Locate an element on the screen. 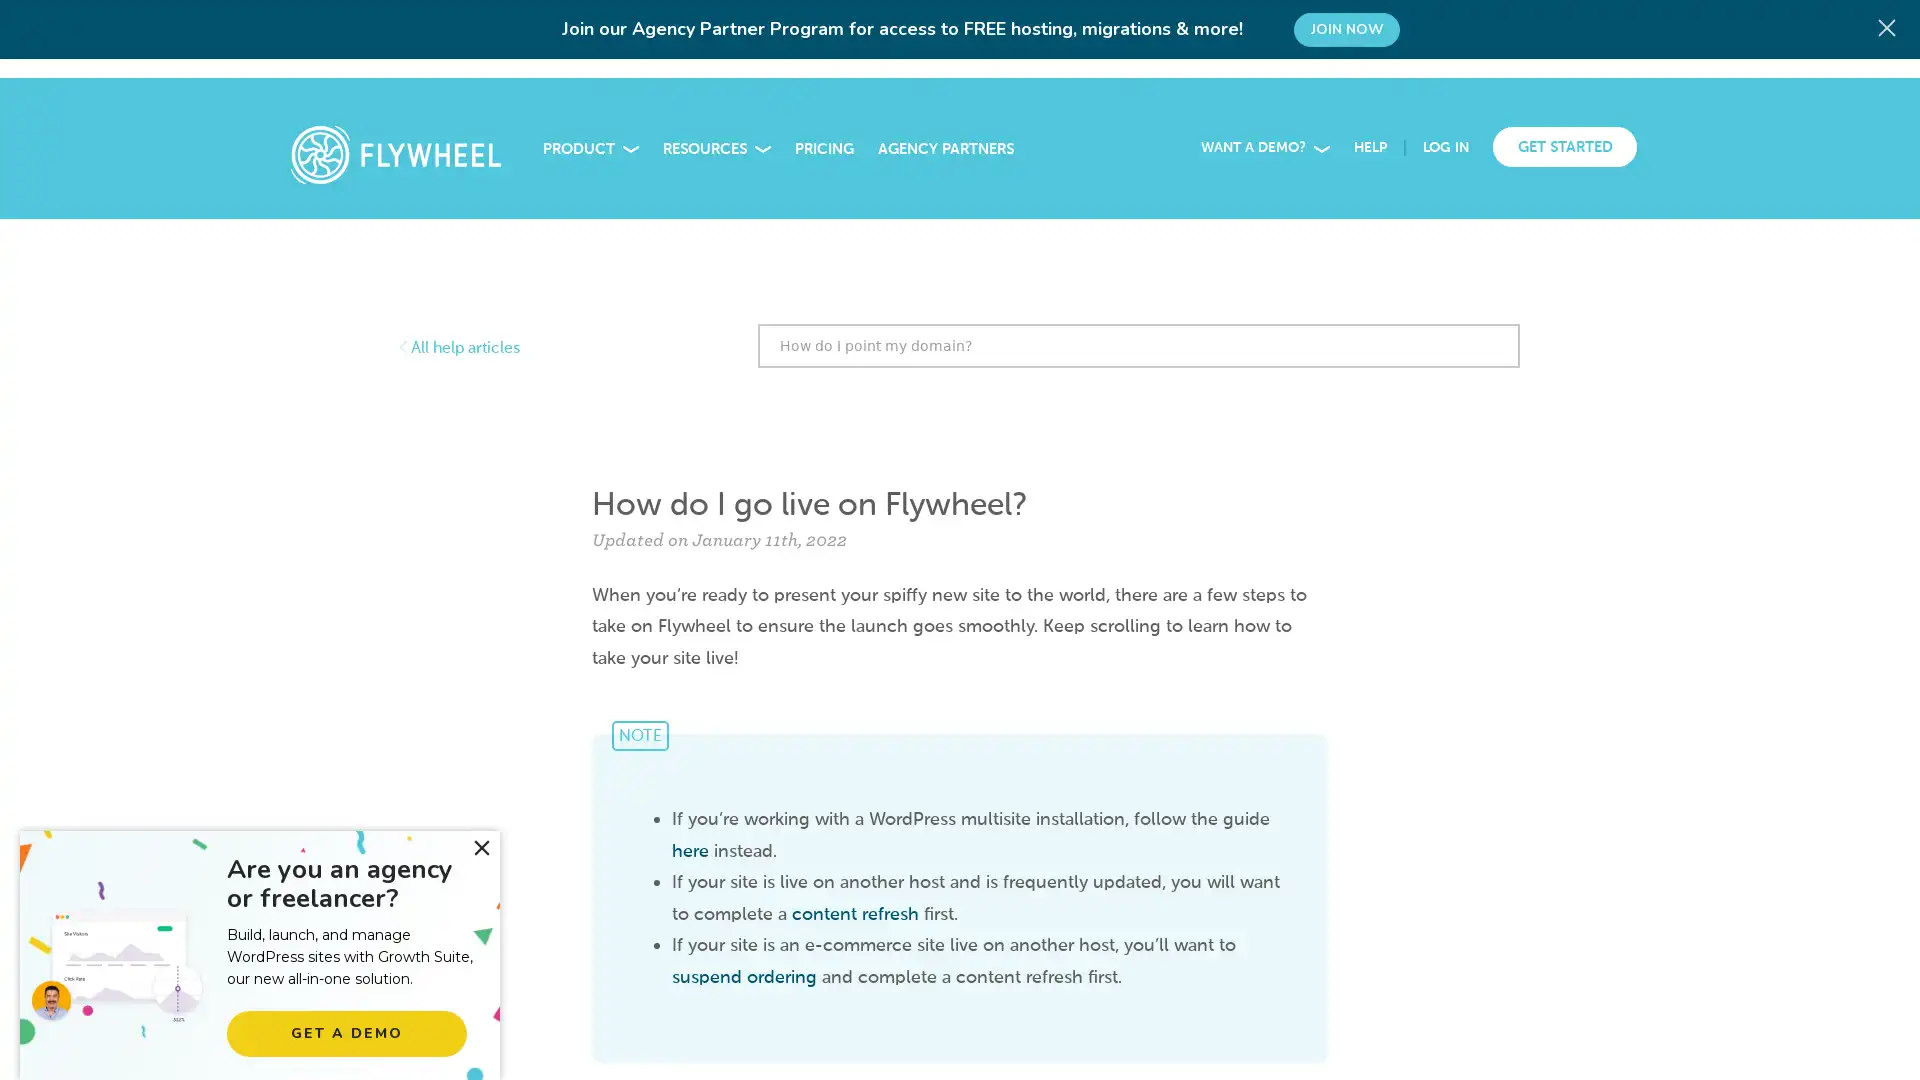 The image size is (1920, 1080). GET A DEMO is located at coordinates (346, 1033).